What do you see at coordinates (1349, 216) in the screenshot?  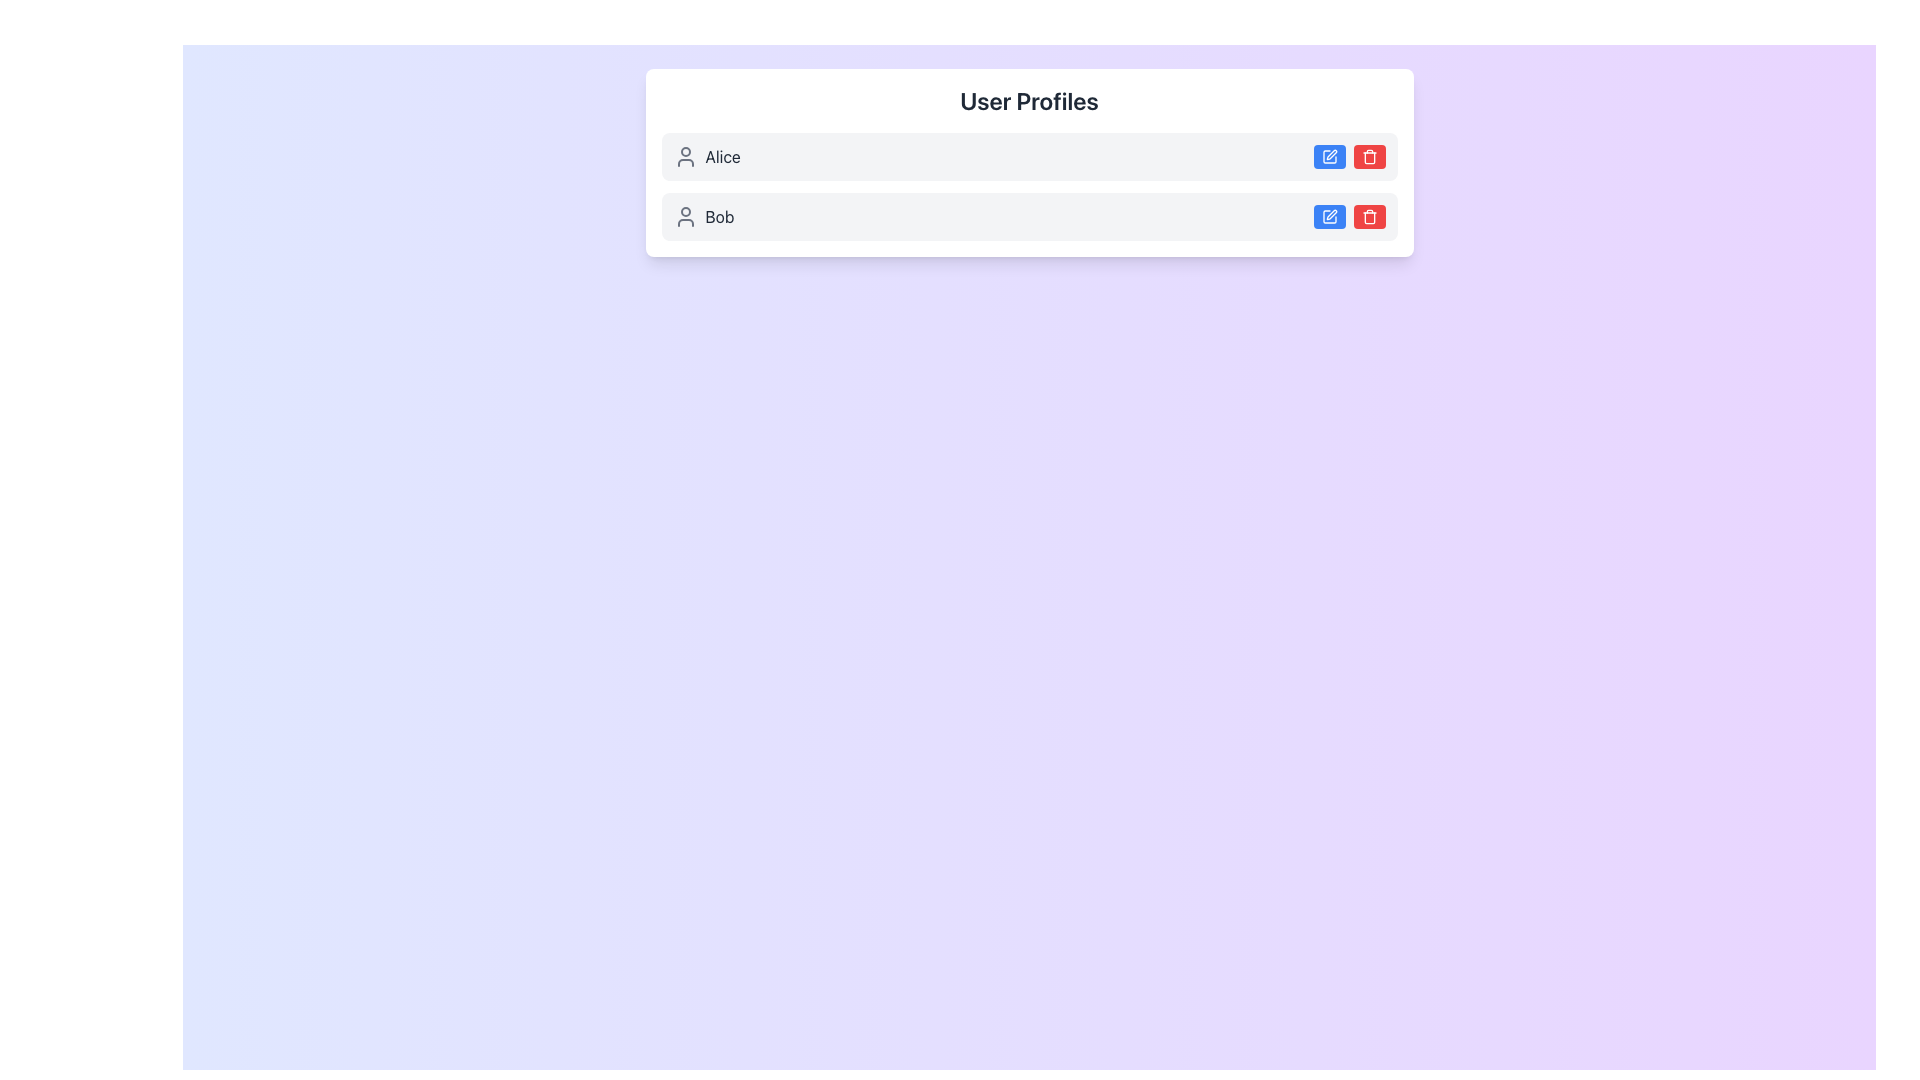 I see `the 'Delete' button in the Horizontal Button Group for user 'Bob'` at bounding box center [1349, 216].